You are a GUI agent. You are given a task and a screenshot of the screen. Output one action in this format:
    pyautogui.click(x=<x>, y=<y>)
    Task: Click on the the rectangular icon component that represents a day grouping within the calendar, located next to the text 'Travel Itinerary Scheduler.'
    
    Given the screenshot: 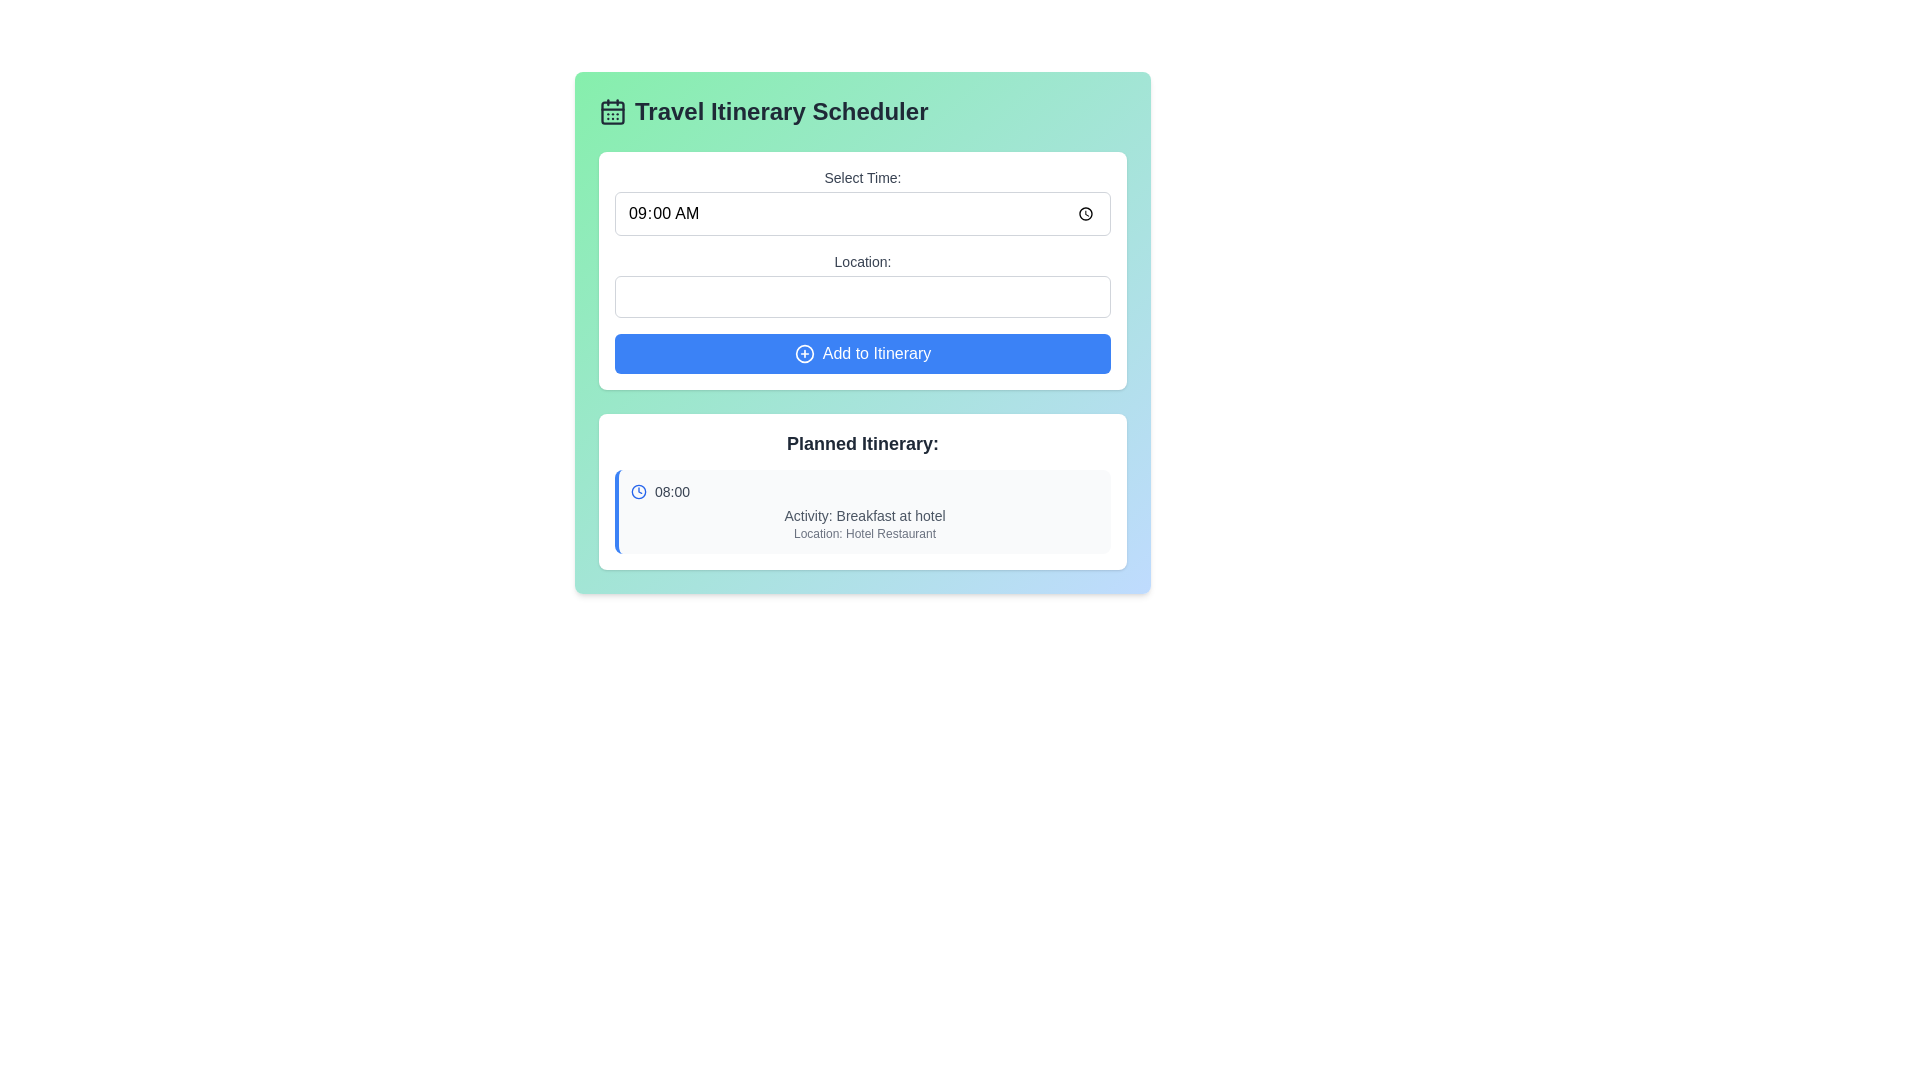 What is the action you would take?
    pyautogui.click(x=612, y=112)
    